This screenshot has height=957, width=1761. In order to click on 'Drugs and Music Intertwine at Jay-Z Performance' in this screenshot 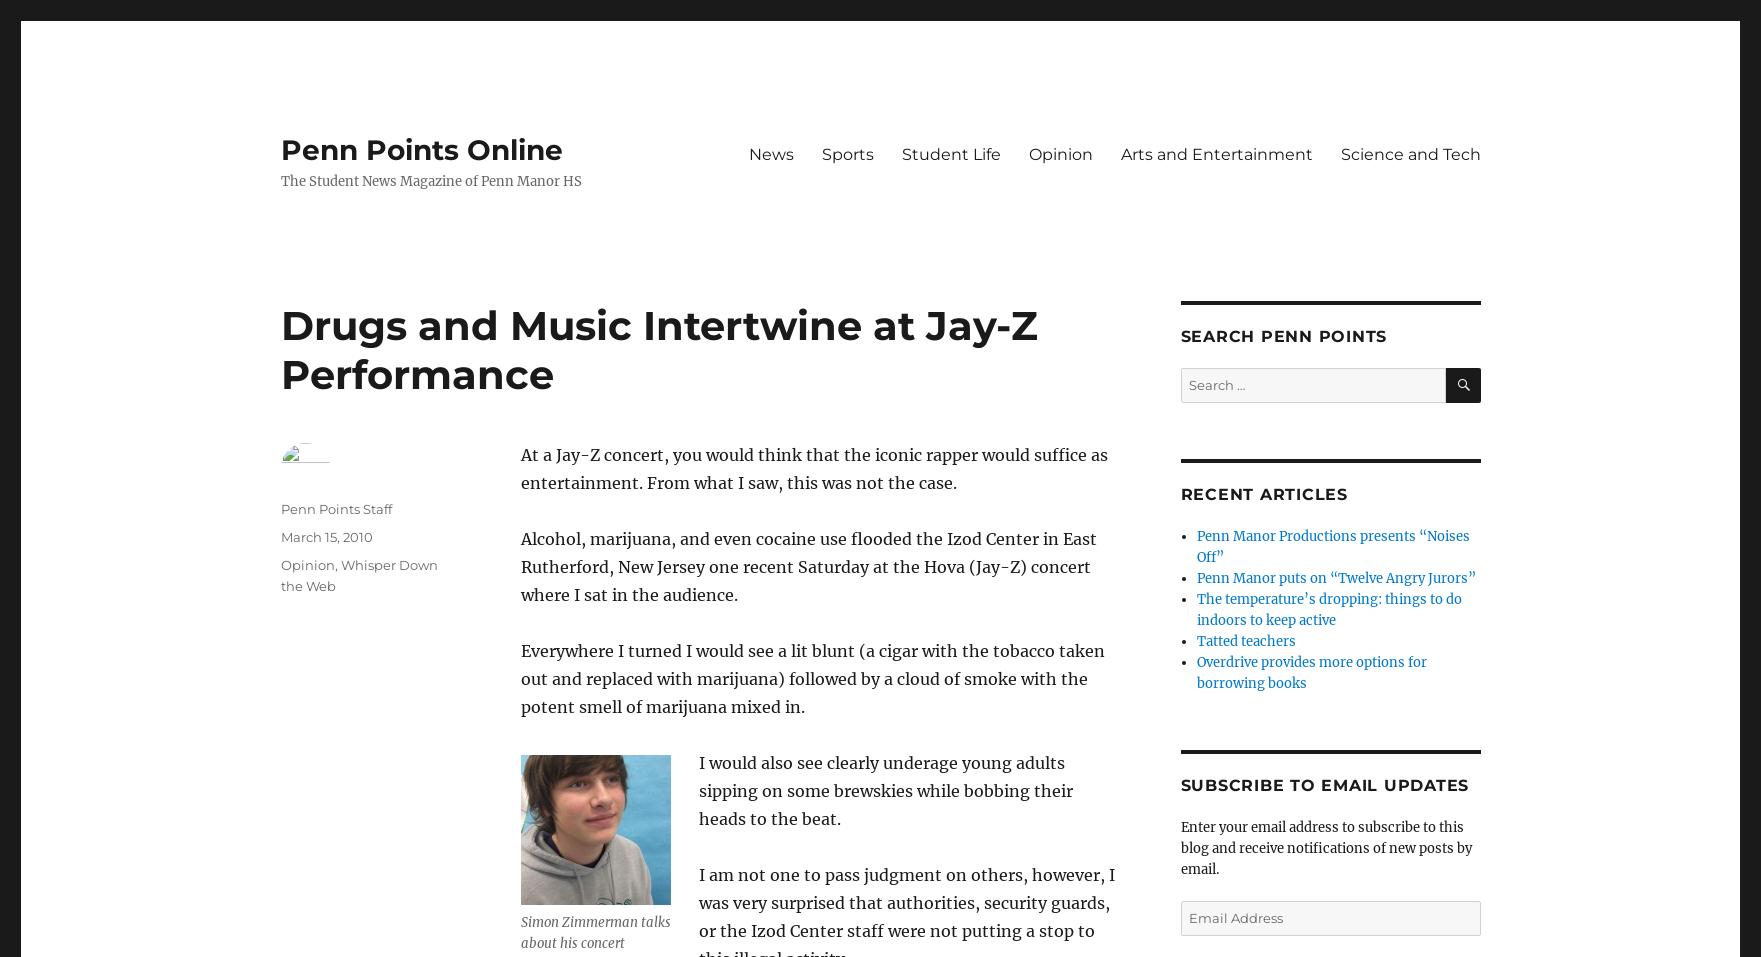, I will do `click(658, 349)`.